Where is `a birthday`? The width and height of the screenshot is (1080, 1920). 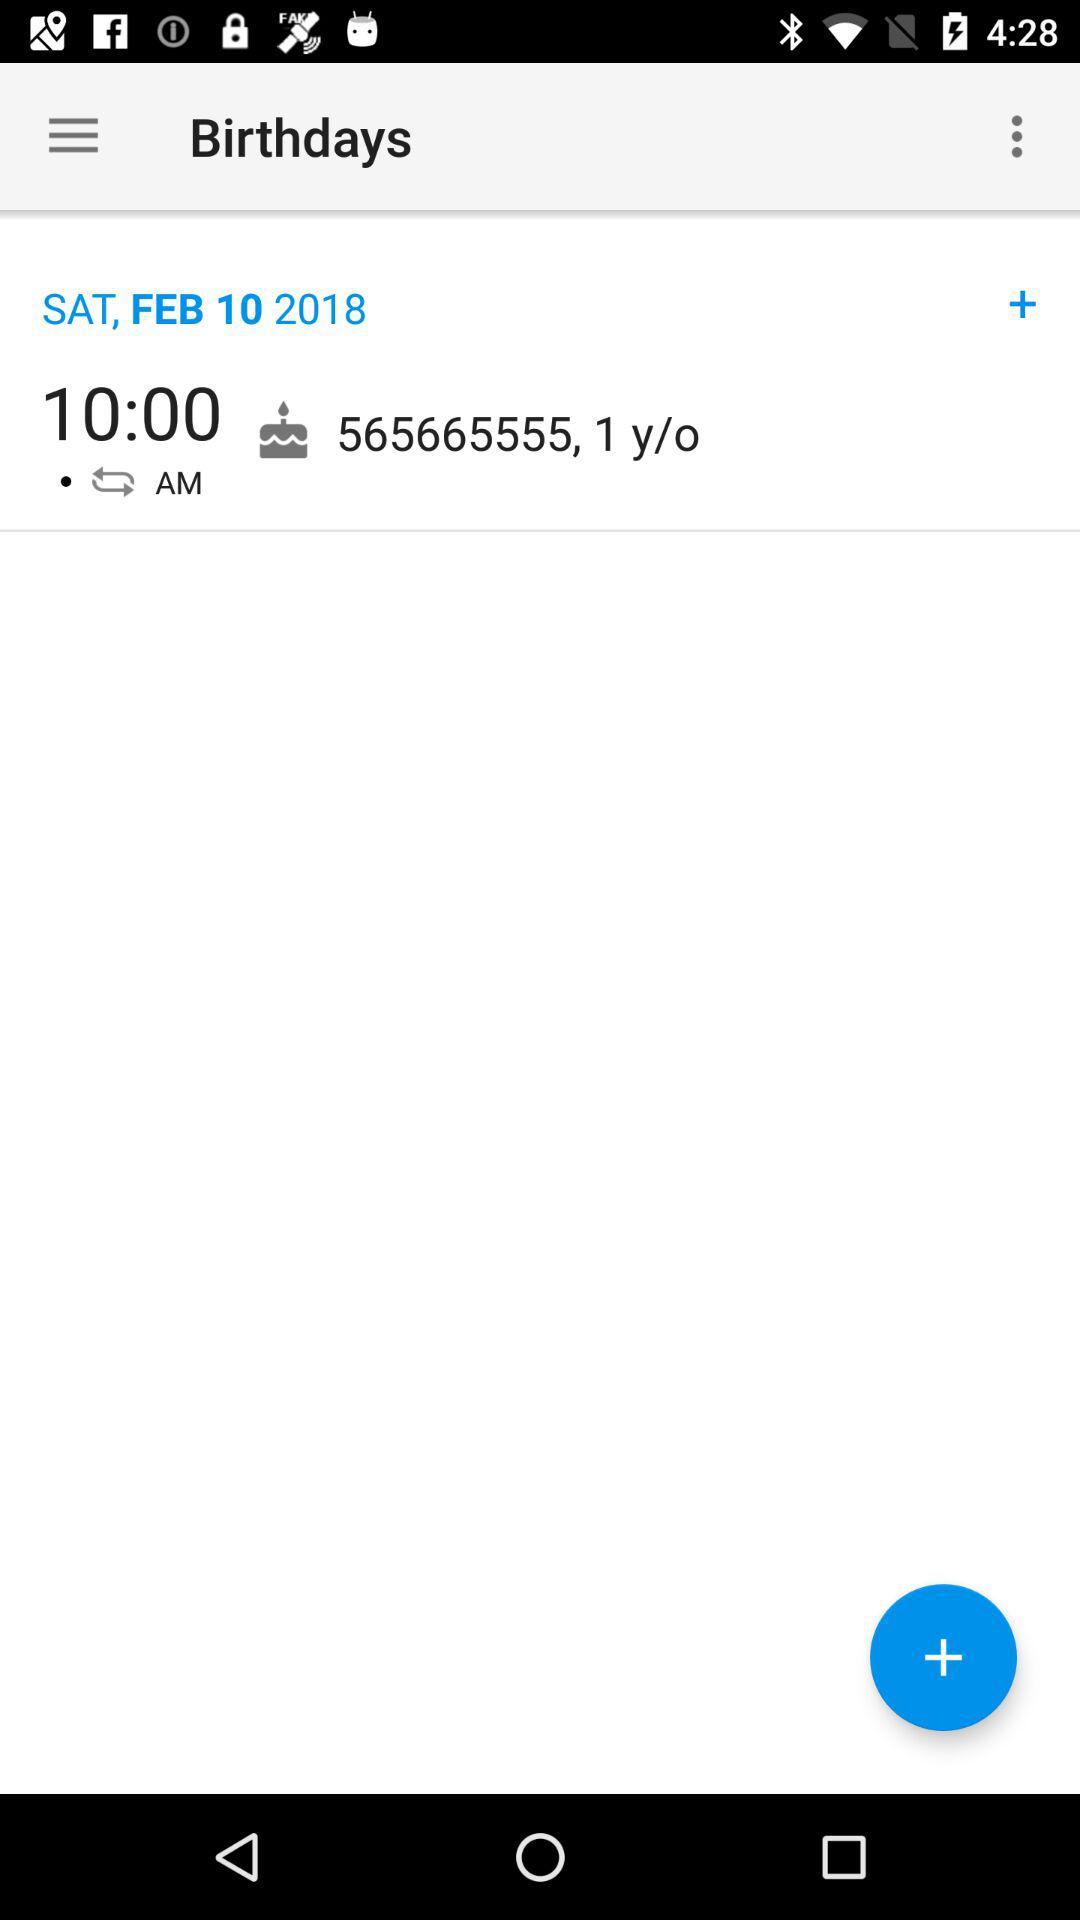 a birthday is located at coordinates (943, 1657).